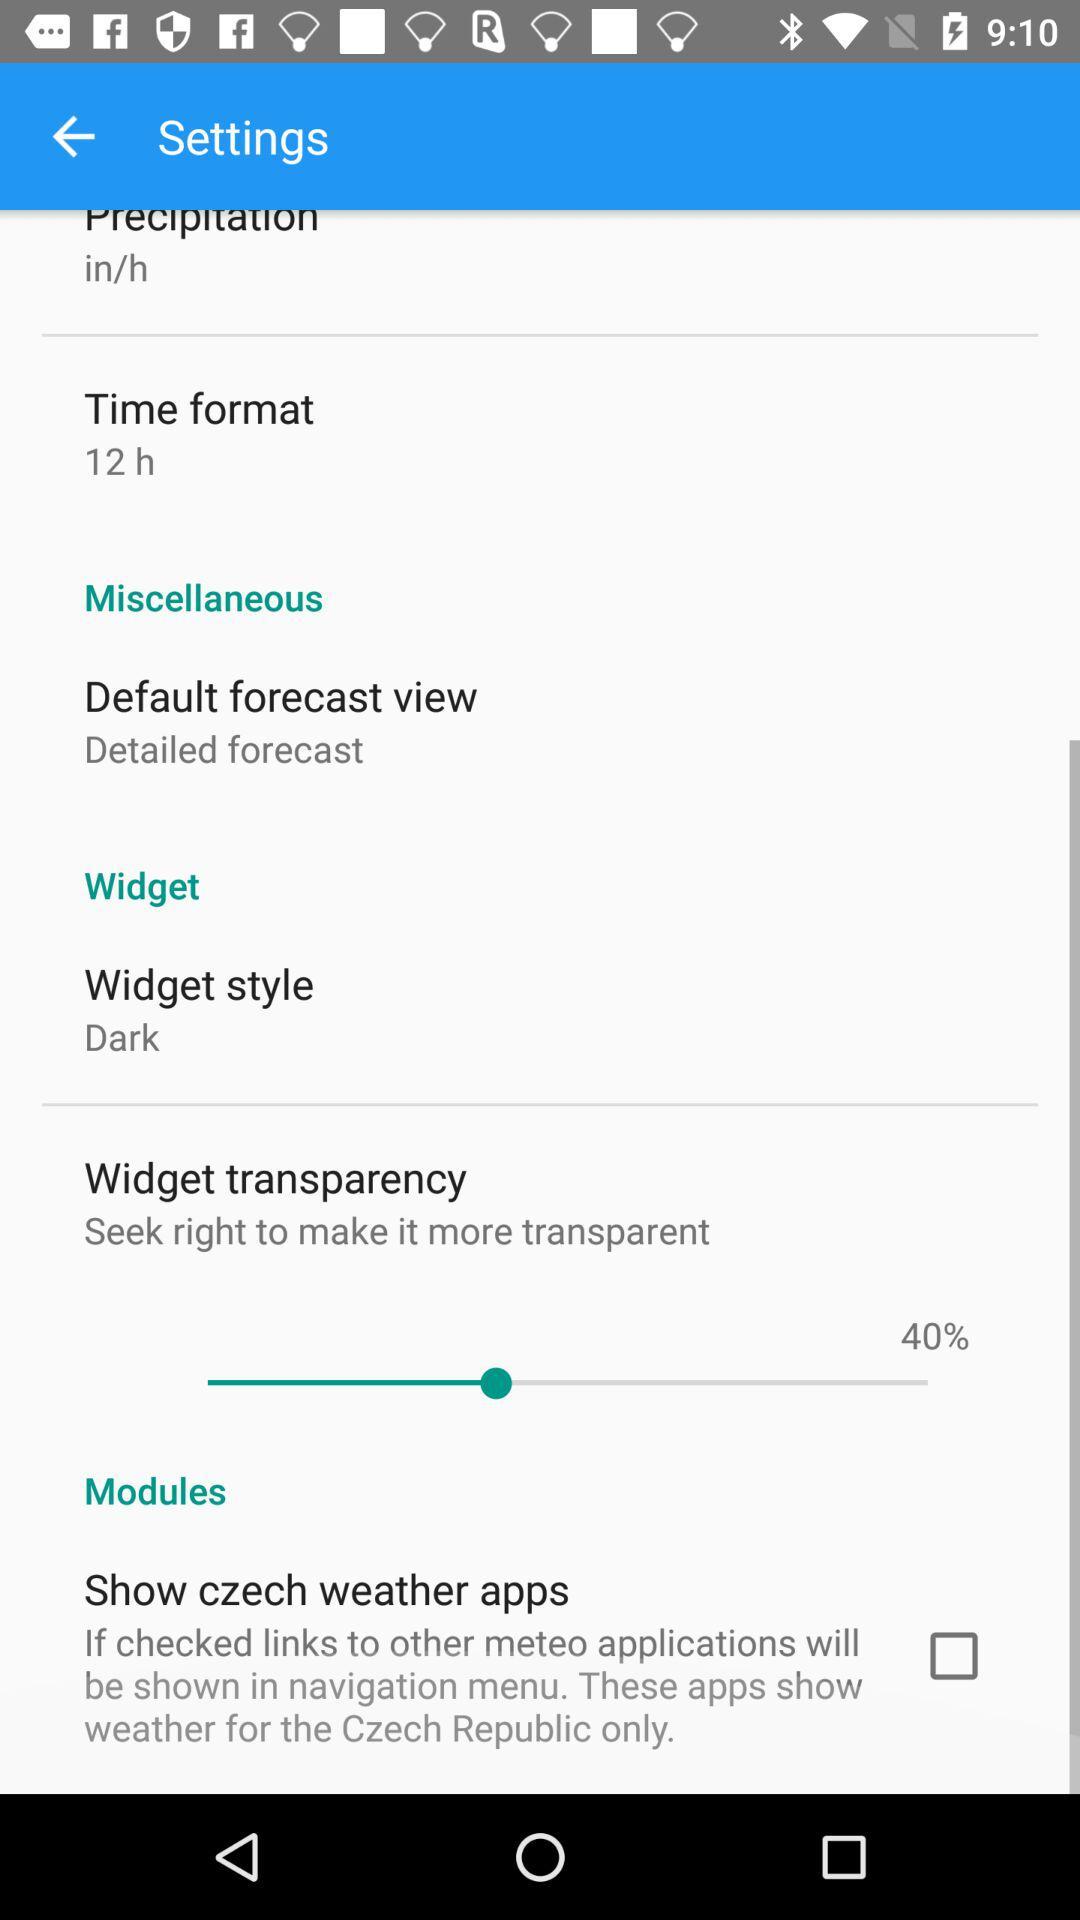 This screenshot has width=1080, height=1920. Describe the element at coordinates (121, 1036) in the screenshot. I see `the icon above the widget transparency` at that location.